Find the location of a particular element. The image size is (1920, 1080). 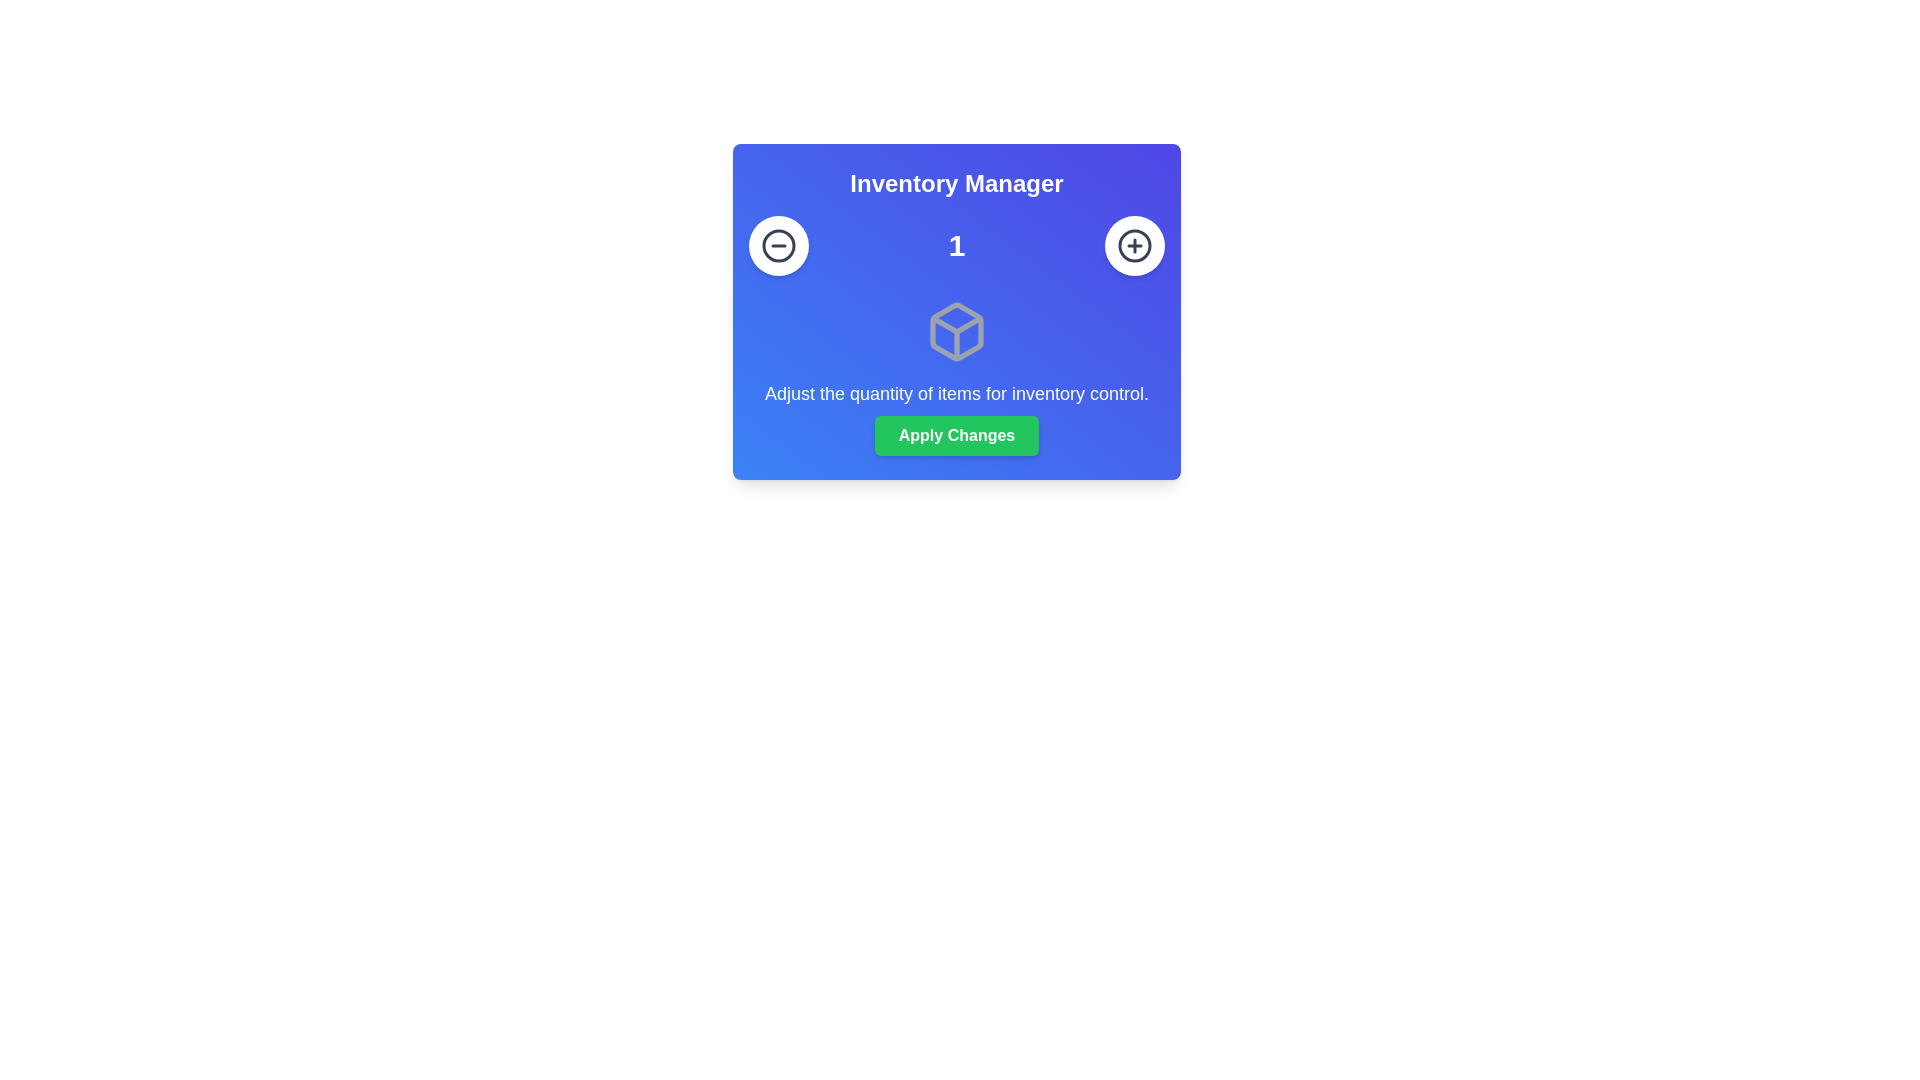

the circular blue button with a plus symbol to increment the value is located at coordinates (1134, 245).